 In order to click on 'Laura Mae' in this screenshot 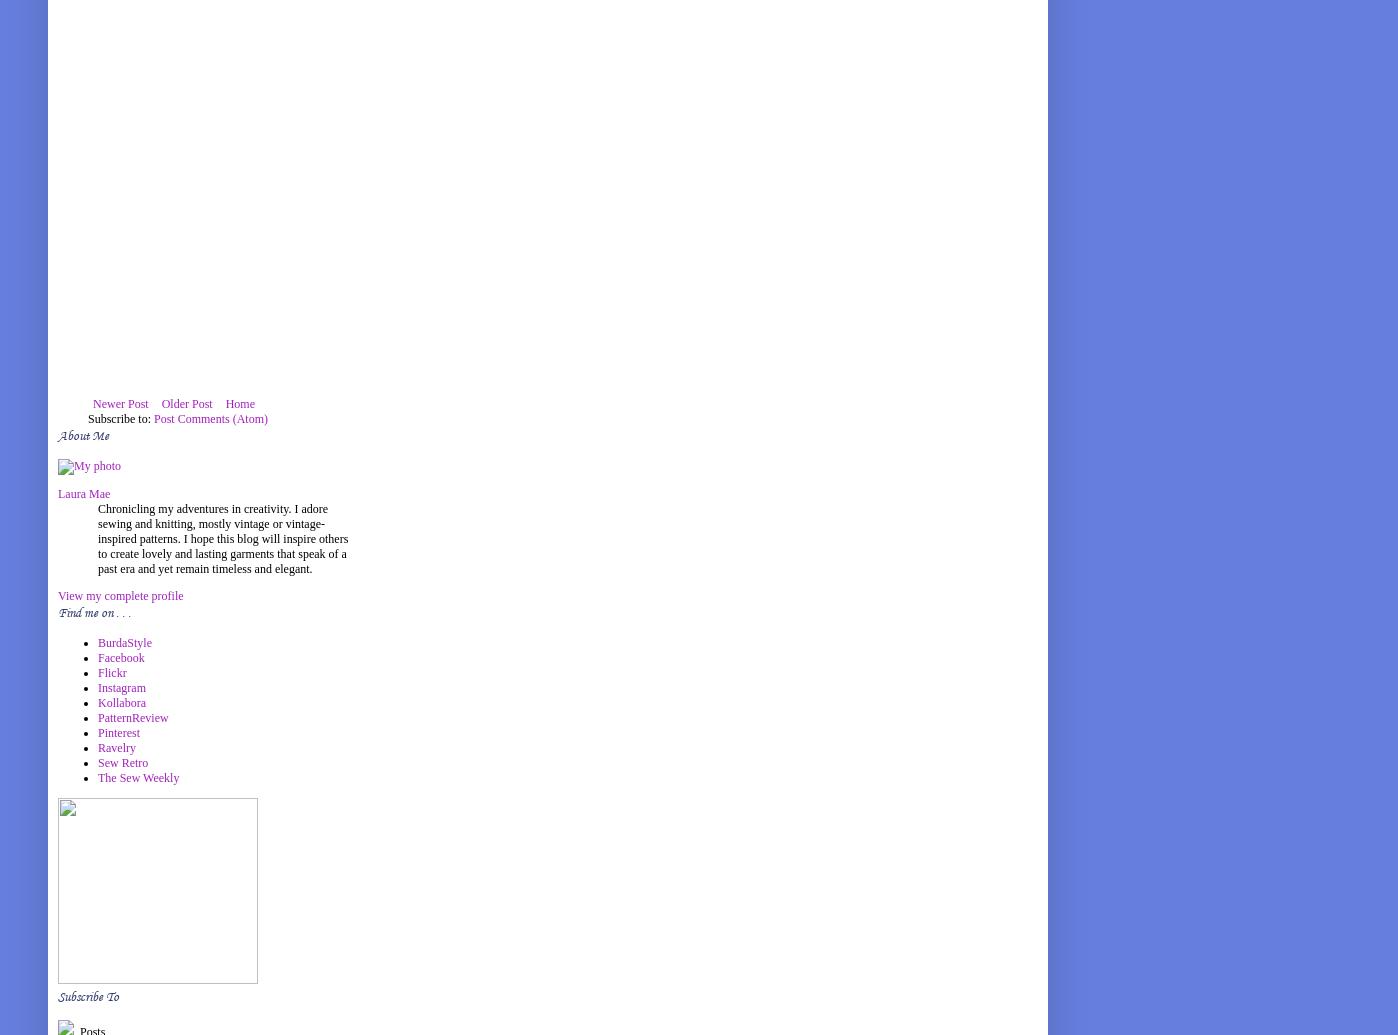, I will do `click(84, 494)`.